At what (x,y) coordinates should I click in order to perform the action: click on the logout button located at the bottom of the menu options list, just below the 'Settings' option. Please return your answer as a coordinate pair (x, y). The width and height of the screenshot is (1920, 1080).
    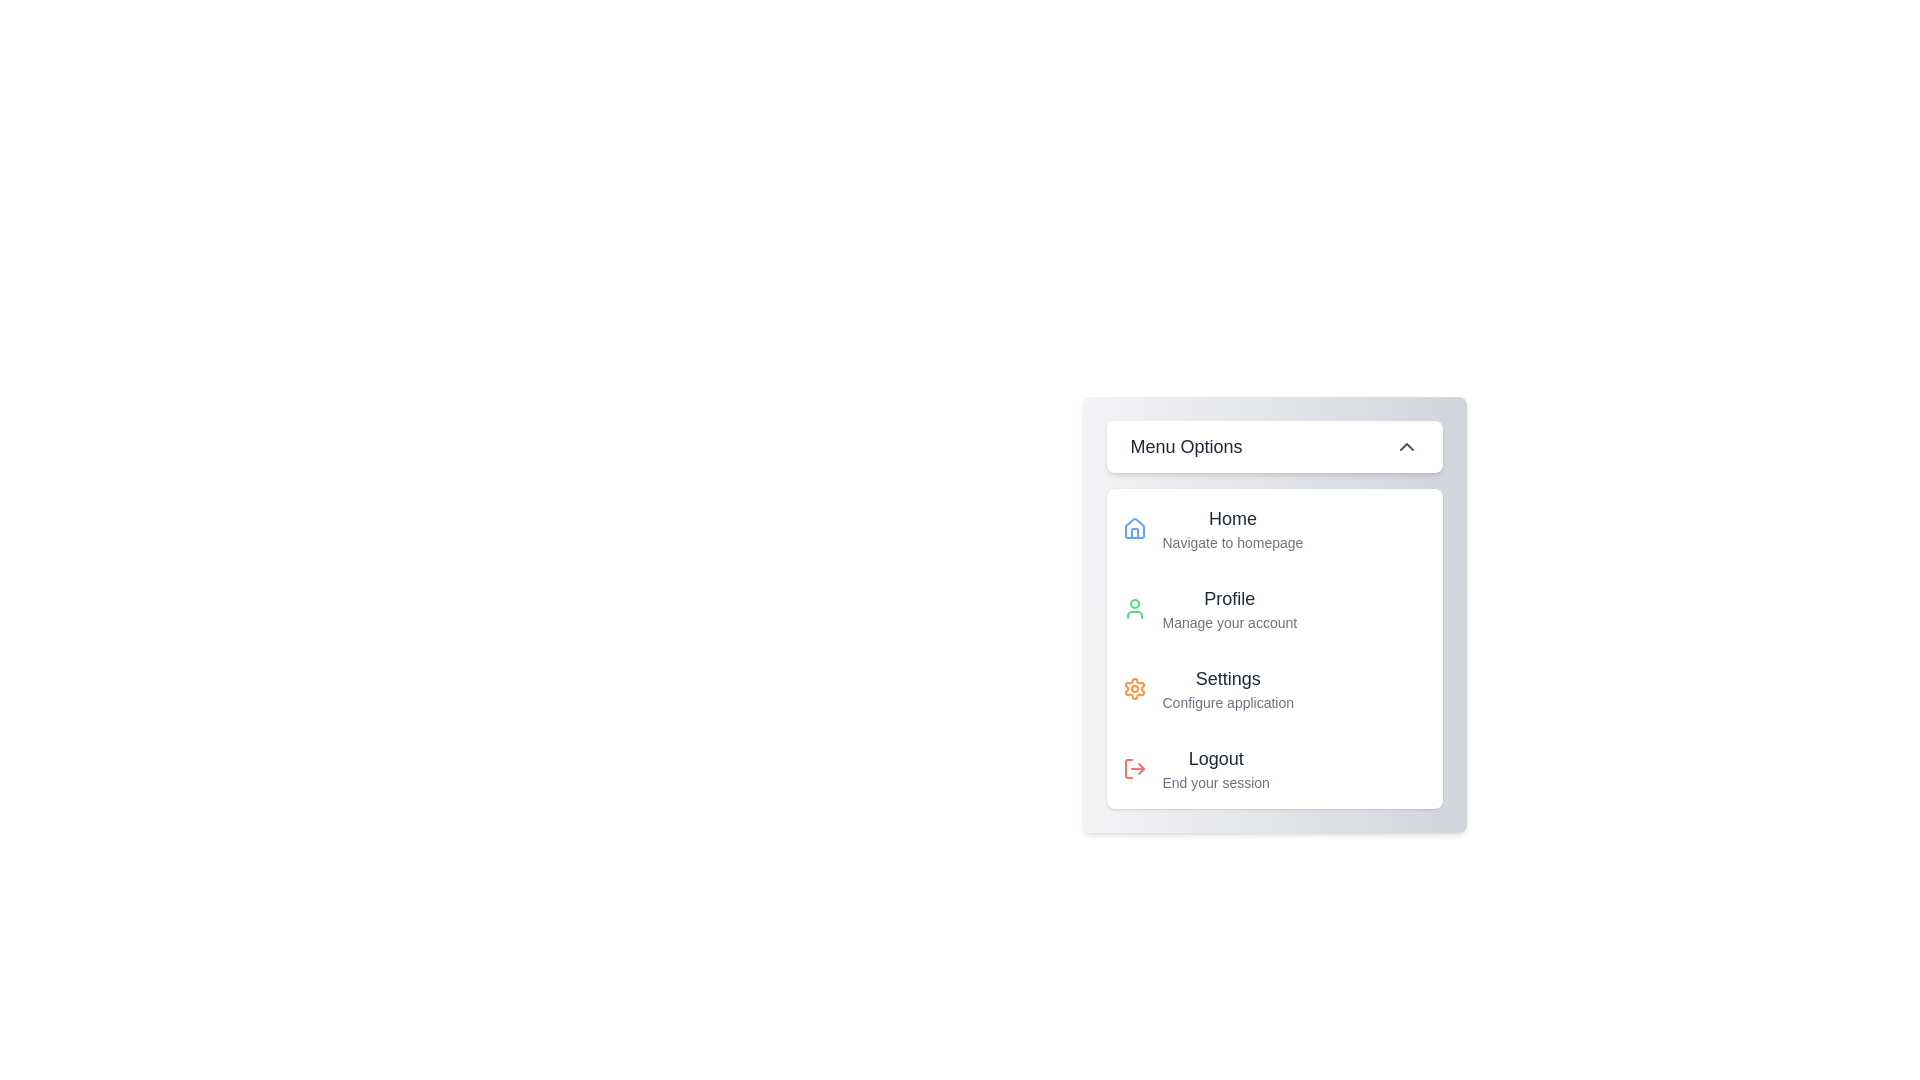
    Looking at the image, I should click on (1273, 767).